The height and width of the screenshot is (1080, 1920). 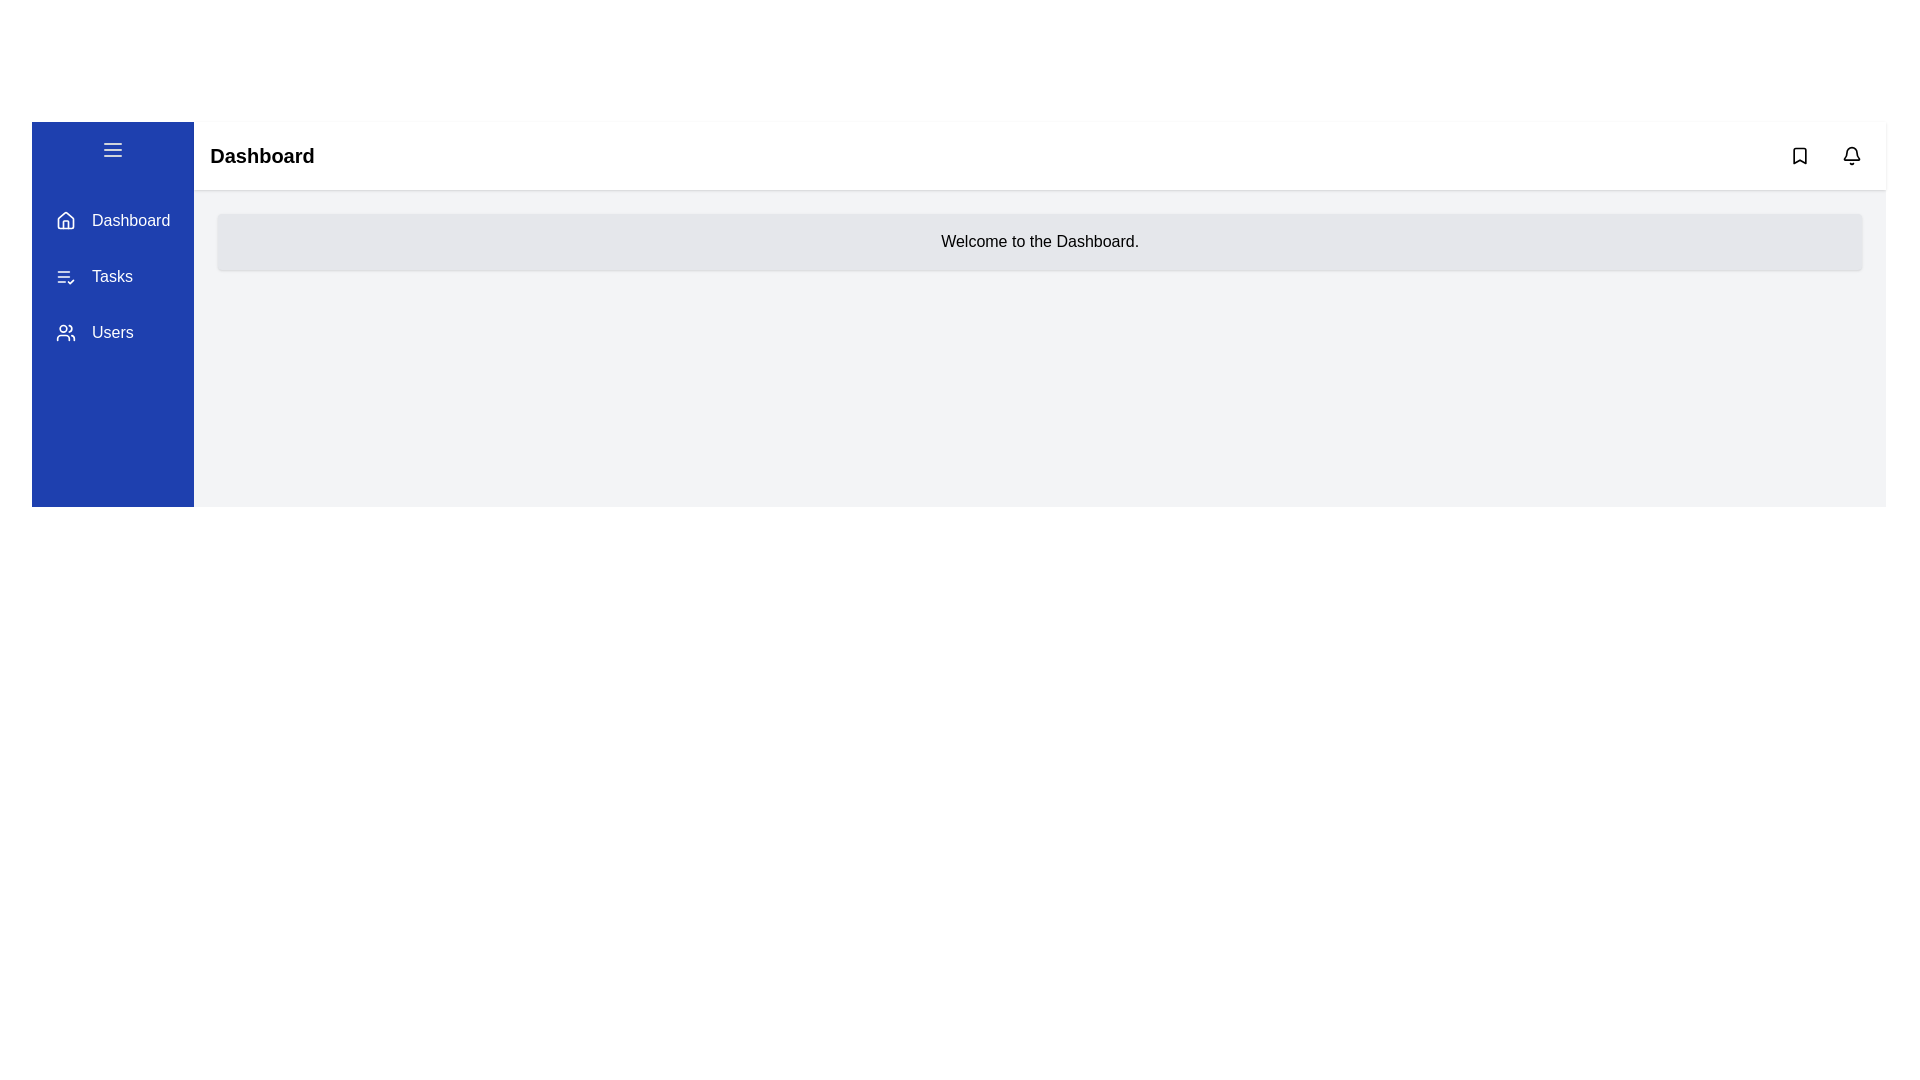 What do you see at coordinates (66, 331) in the screenshot?
I see `the SVG icon of two users aligned to the left side of the 'Users' navigation item` at bounding box center [66, 331].